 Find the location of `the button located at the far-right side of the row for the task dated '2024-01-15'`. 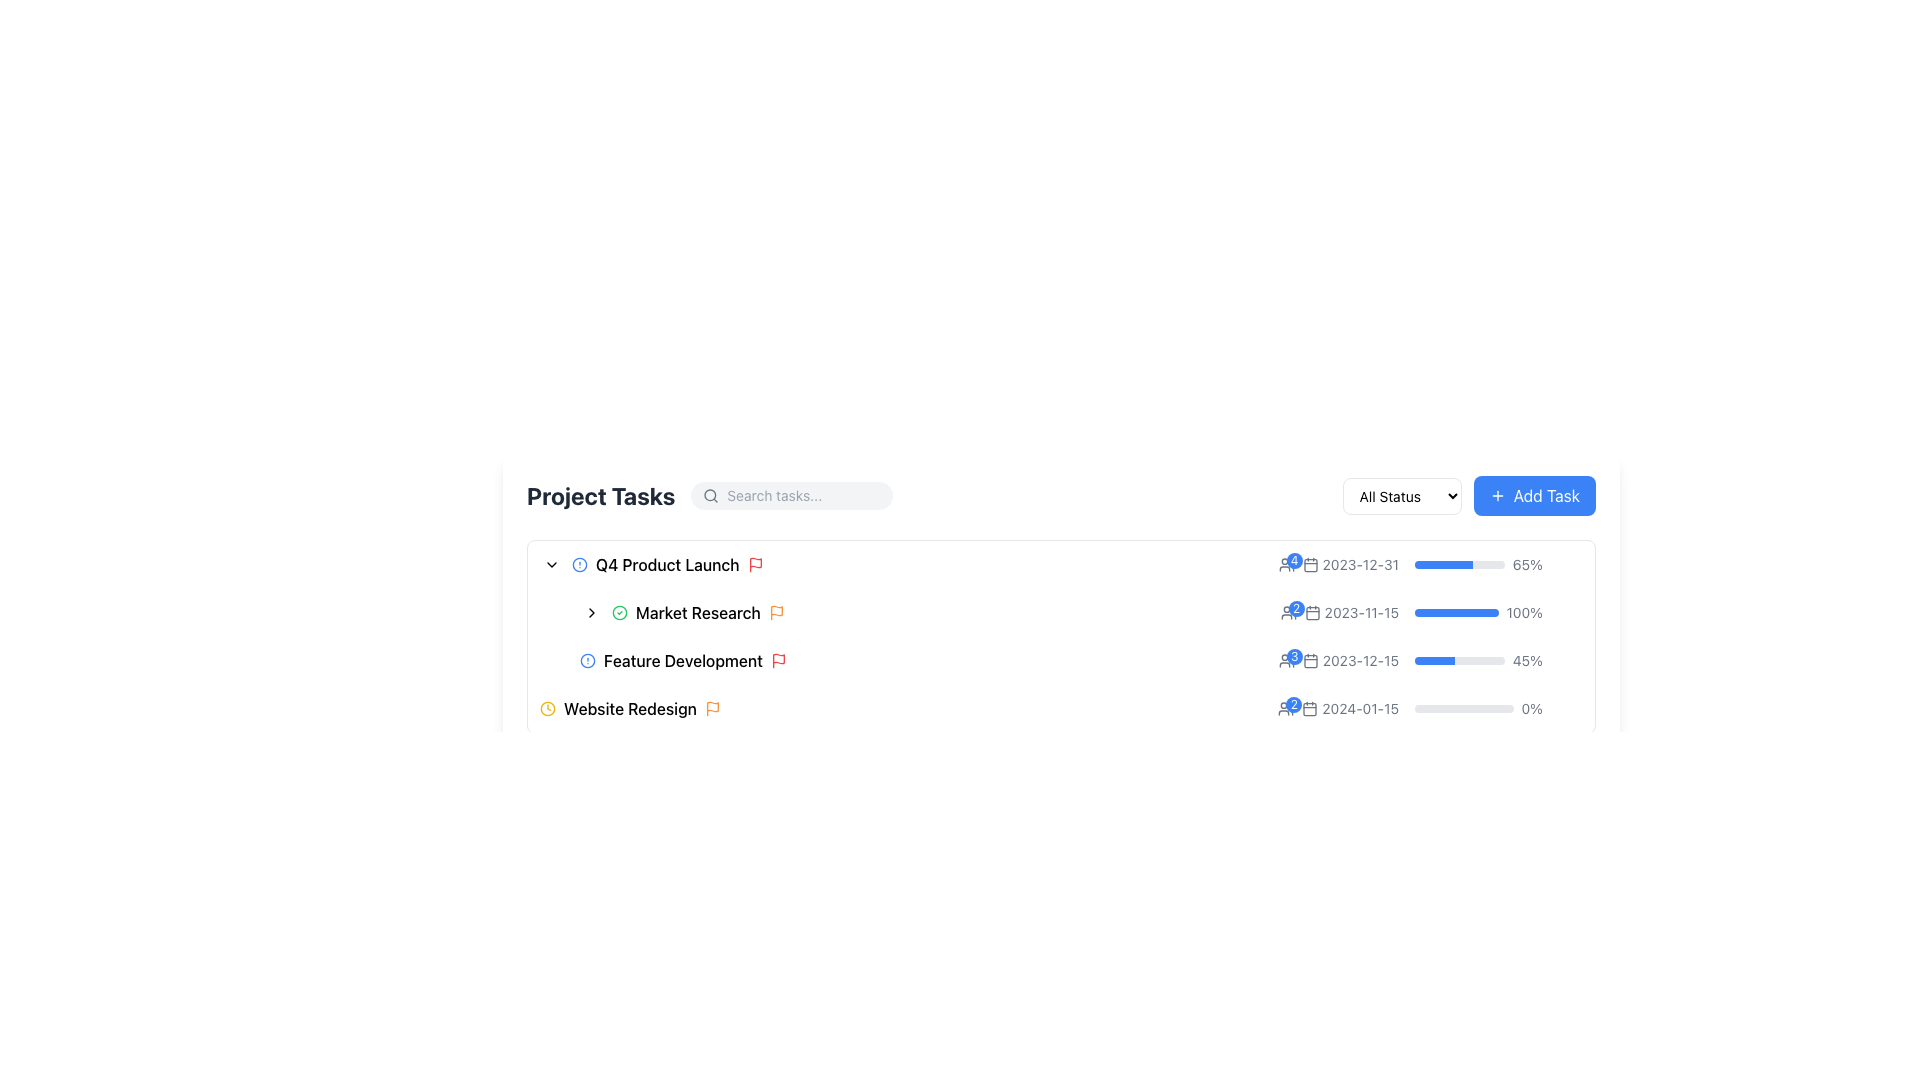

the button located at the far-right side of the row for the task dated '2024-01-15' is located at coordinates (1569, 708).